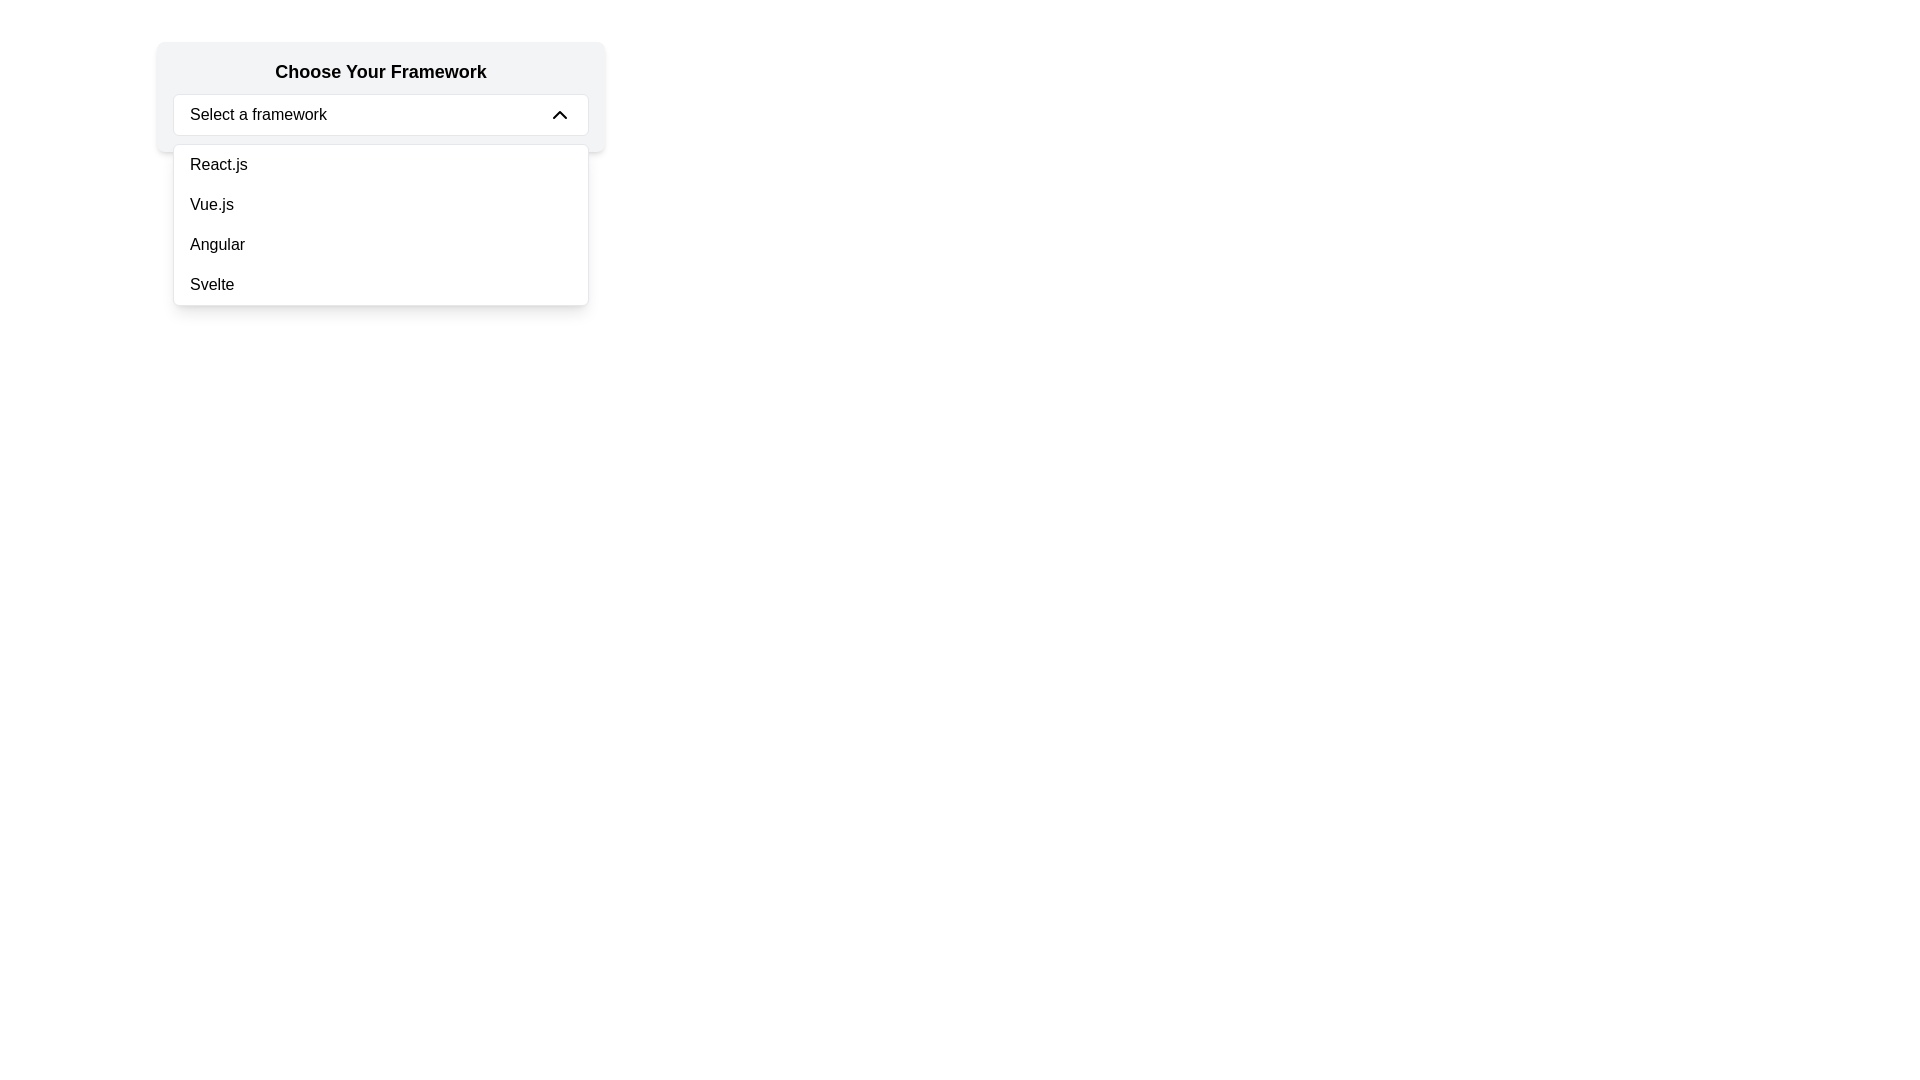 The image size is (1920, 1080). What do you see at coordinates (380, 164) in the screenshot?
I see `to select the 'React.js' option from the dropdown list, which is the first item in the list of framework options under the 'Choose Your Framework' menu` at bounding box center [380, 164].